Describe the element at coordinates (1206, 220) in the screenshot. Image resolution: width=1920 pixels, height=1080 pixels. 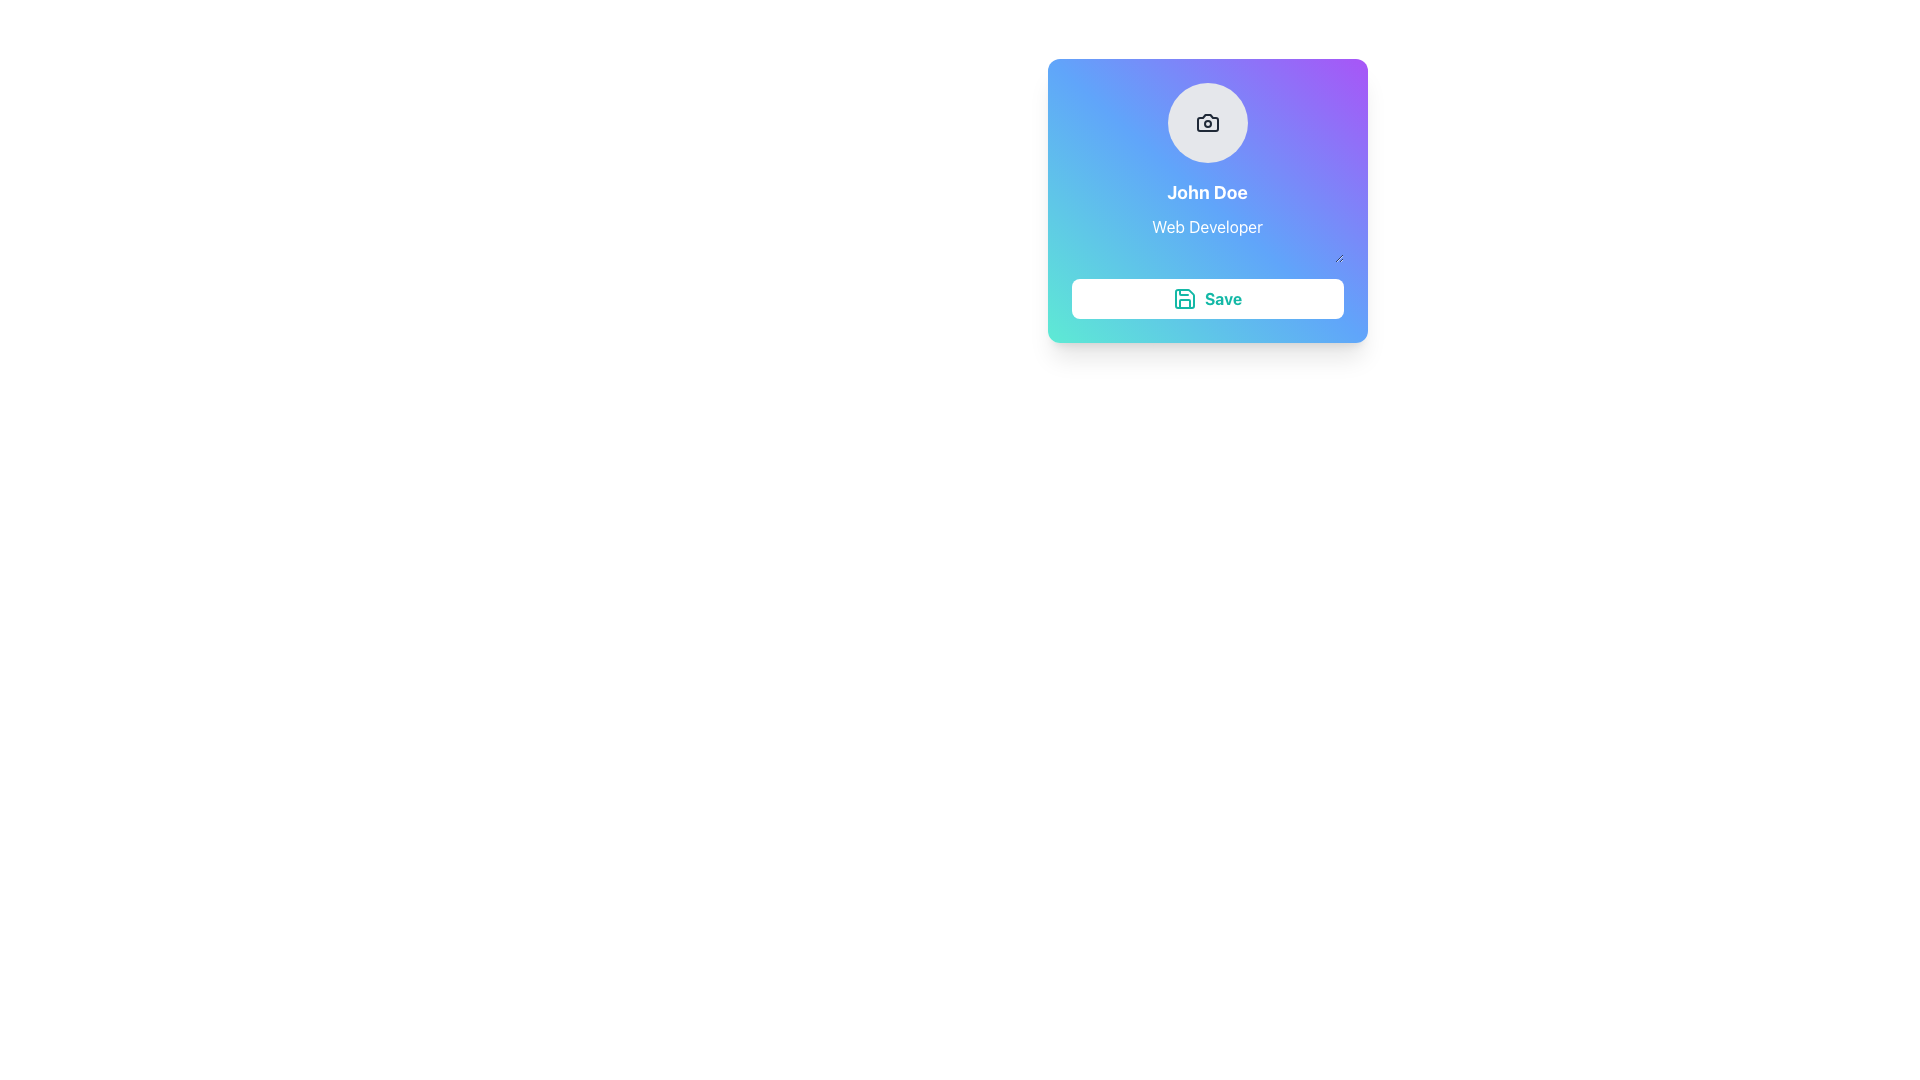
I see `the text label indicating the profession or role of 'John Doe', which is positioned below the name and above the 'Save' button` at that location.